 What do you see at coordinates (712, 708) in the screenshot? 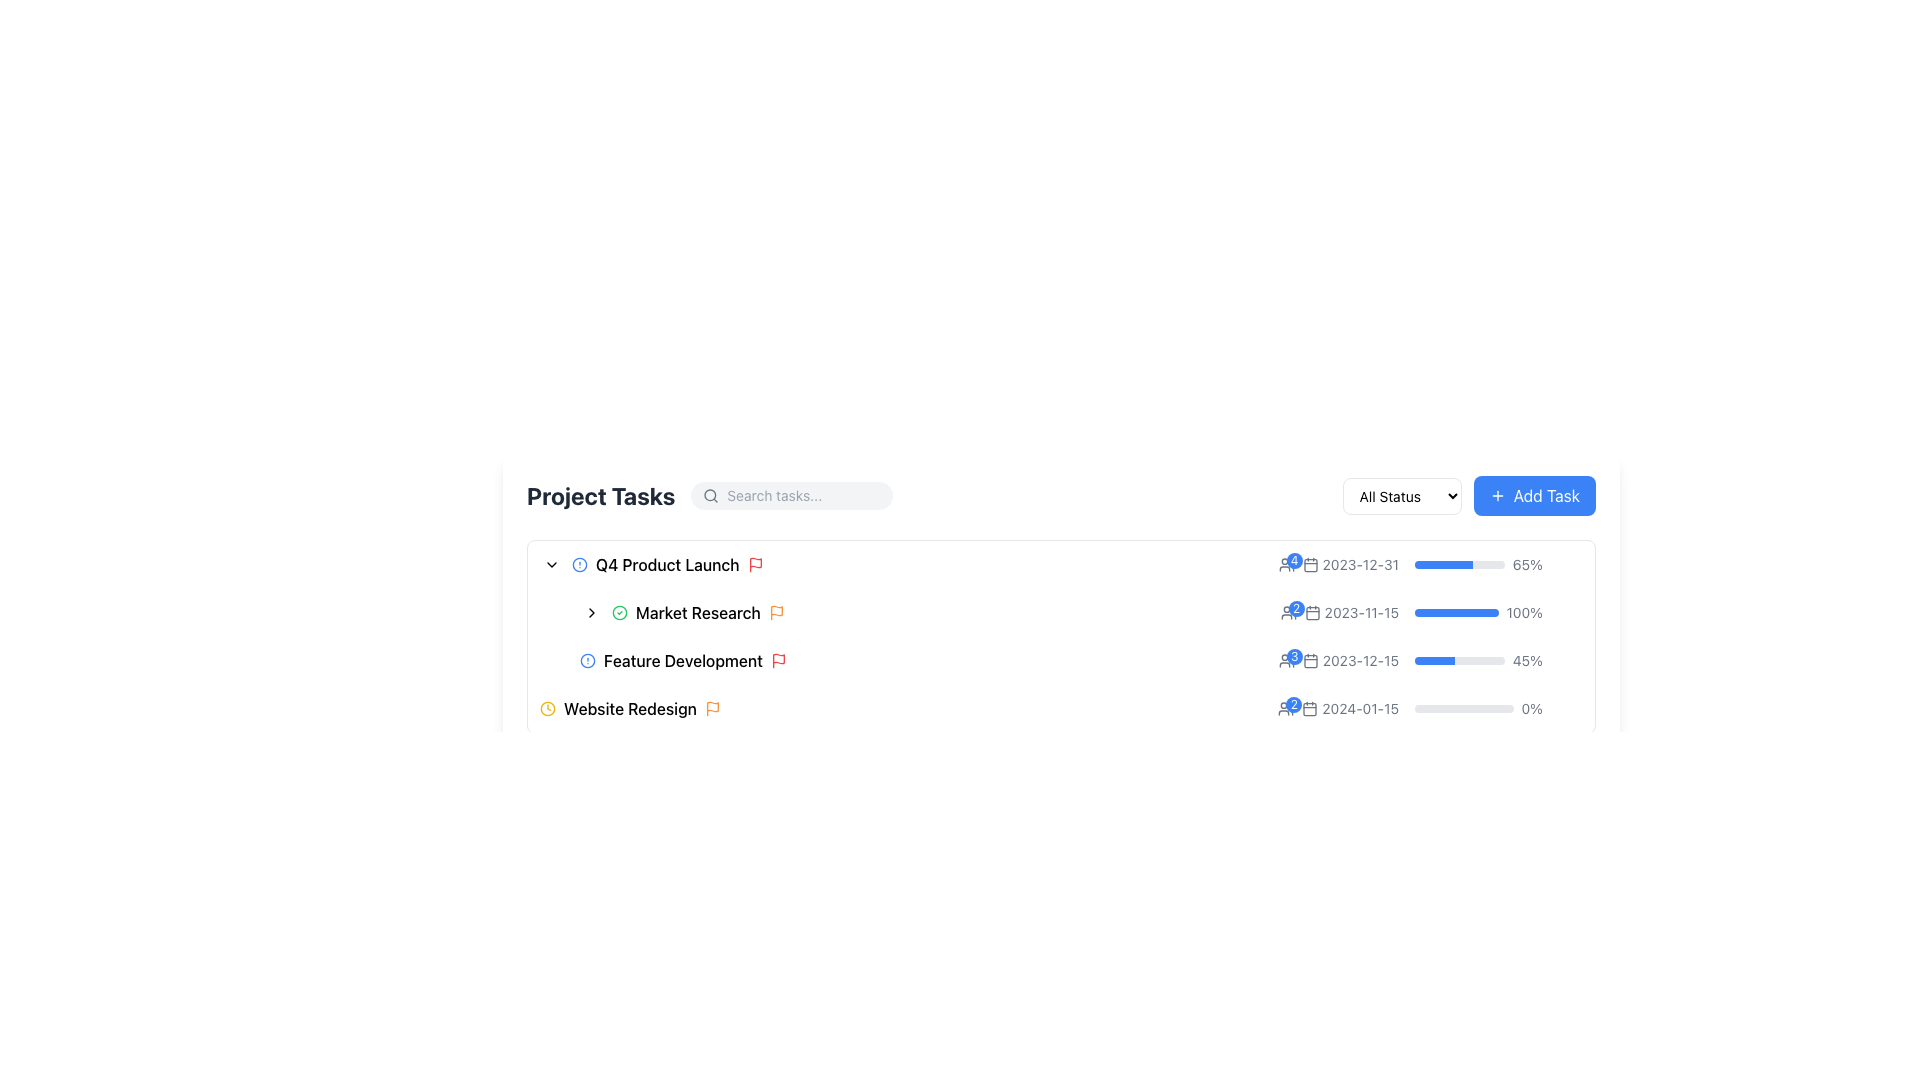
I see `the flag icon that marks the 'Website Redesign' item in the list, which is positioned adjacent to its label` at bounding box center [712, 708].